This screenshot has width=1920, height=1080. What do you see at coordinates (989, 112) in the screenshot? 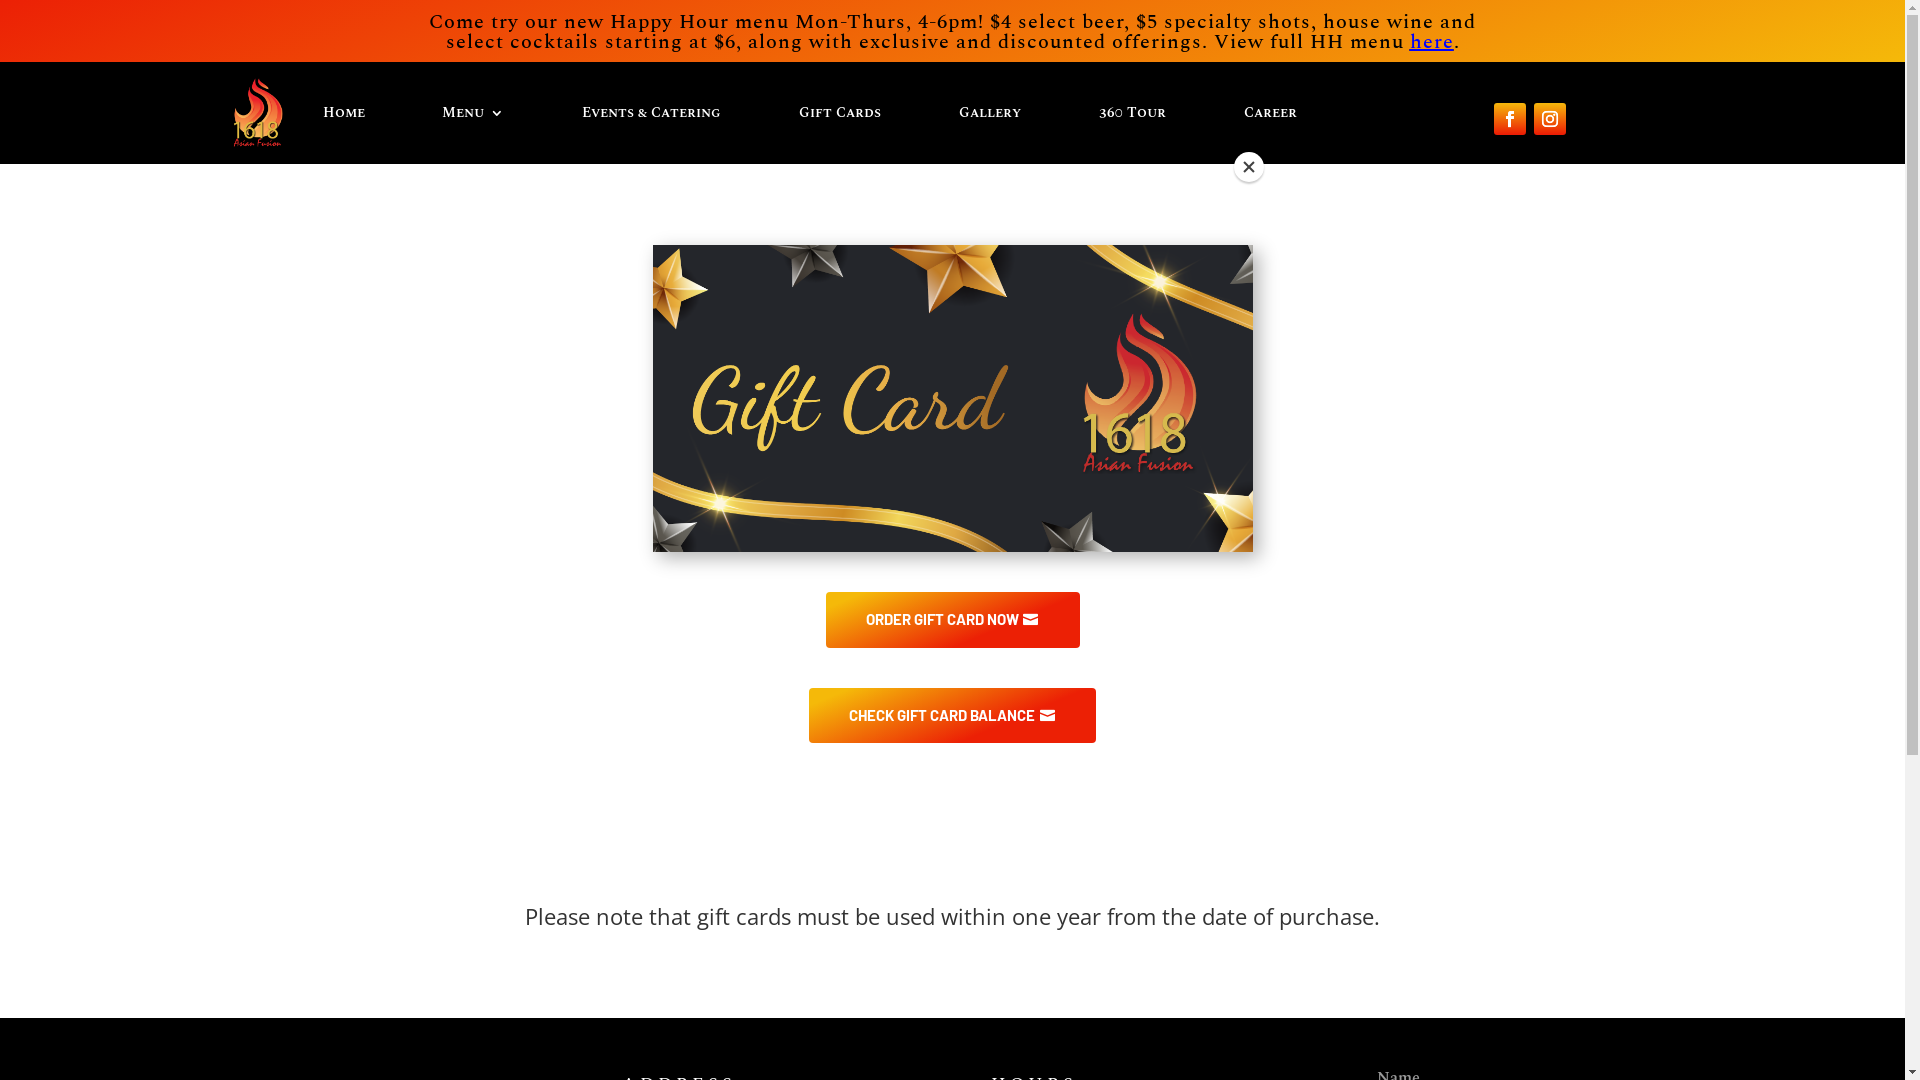
I see `'Gallery'` at bounding box center [989, 112].